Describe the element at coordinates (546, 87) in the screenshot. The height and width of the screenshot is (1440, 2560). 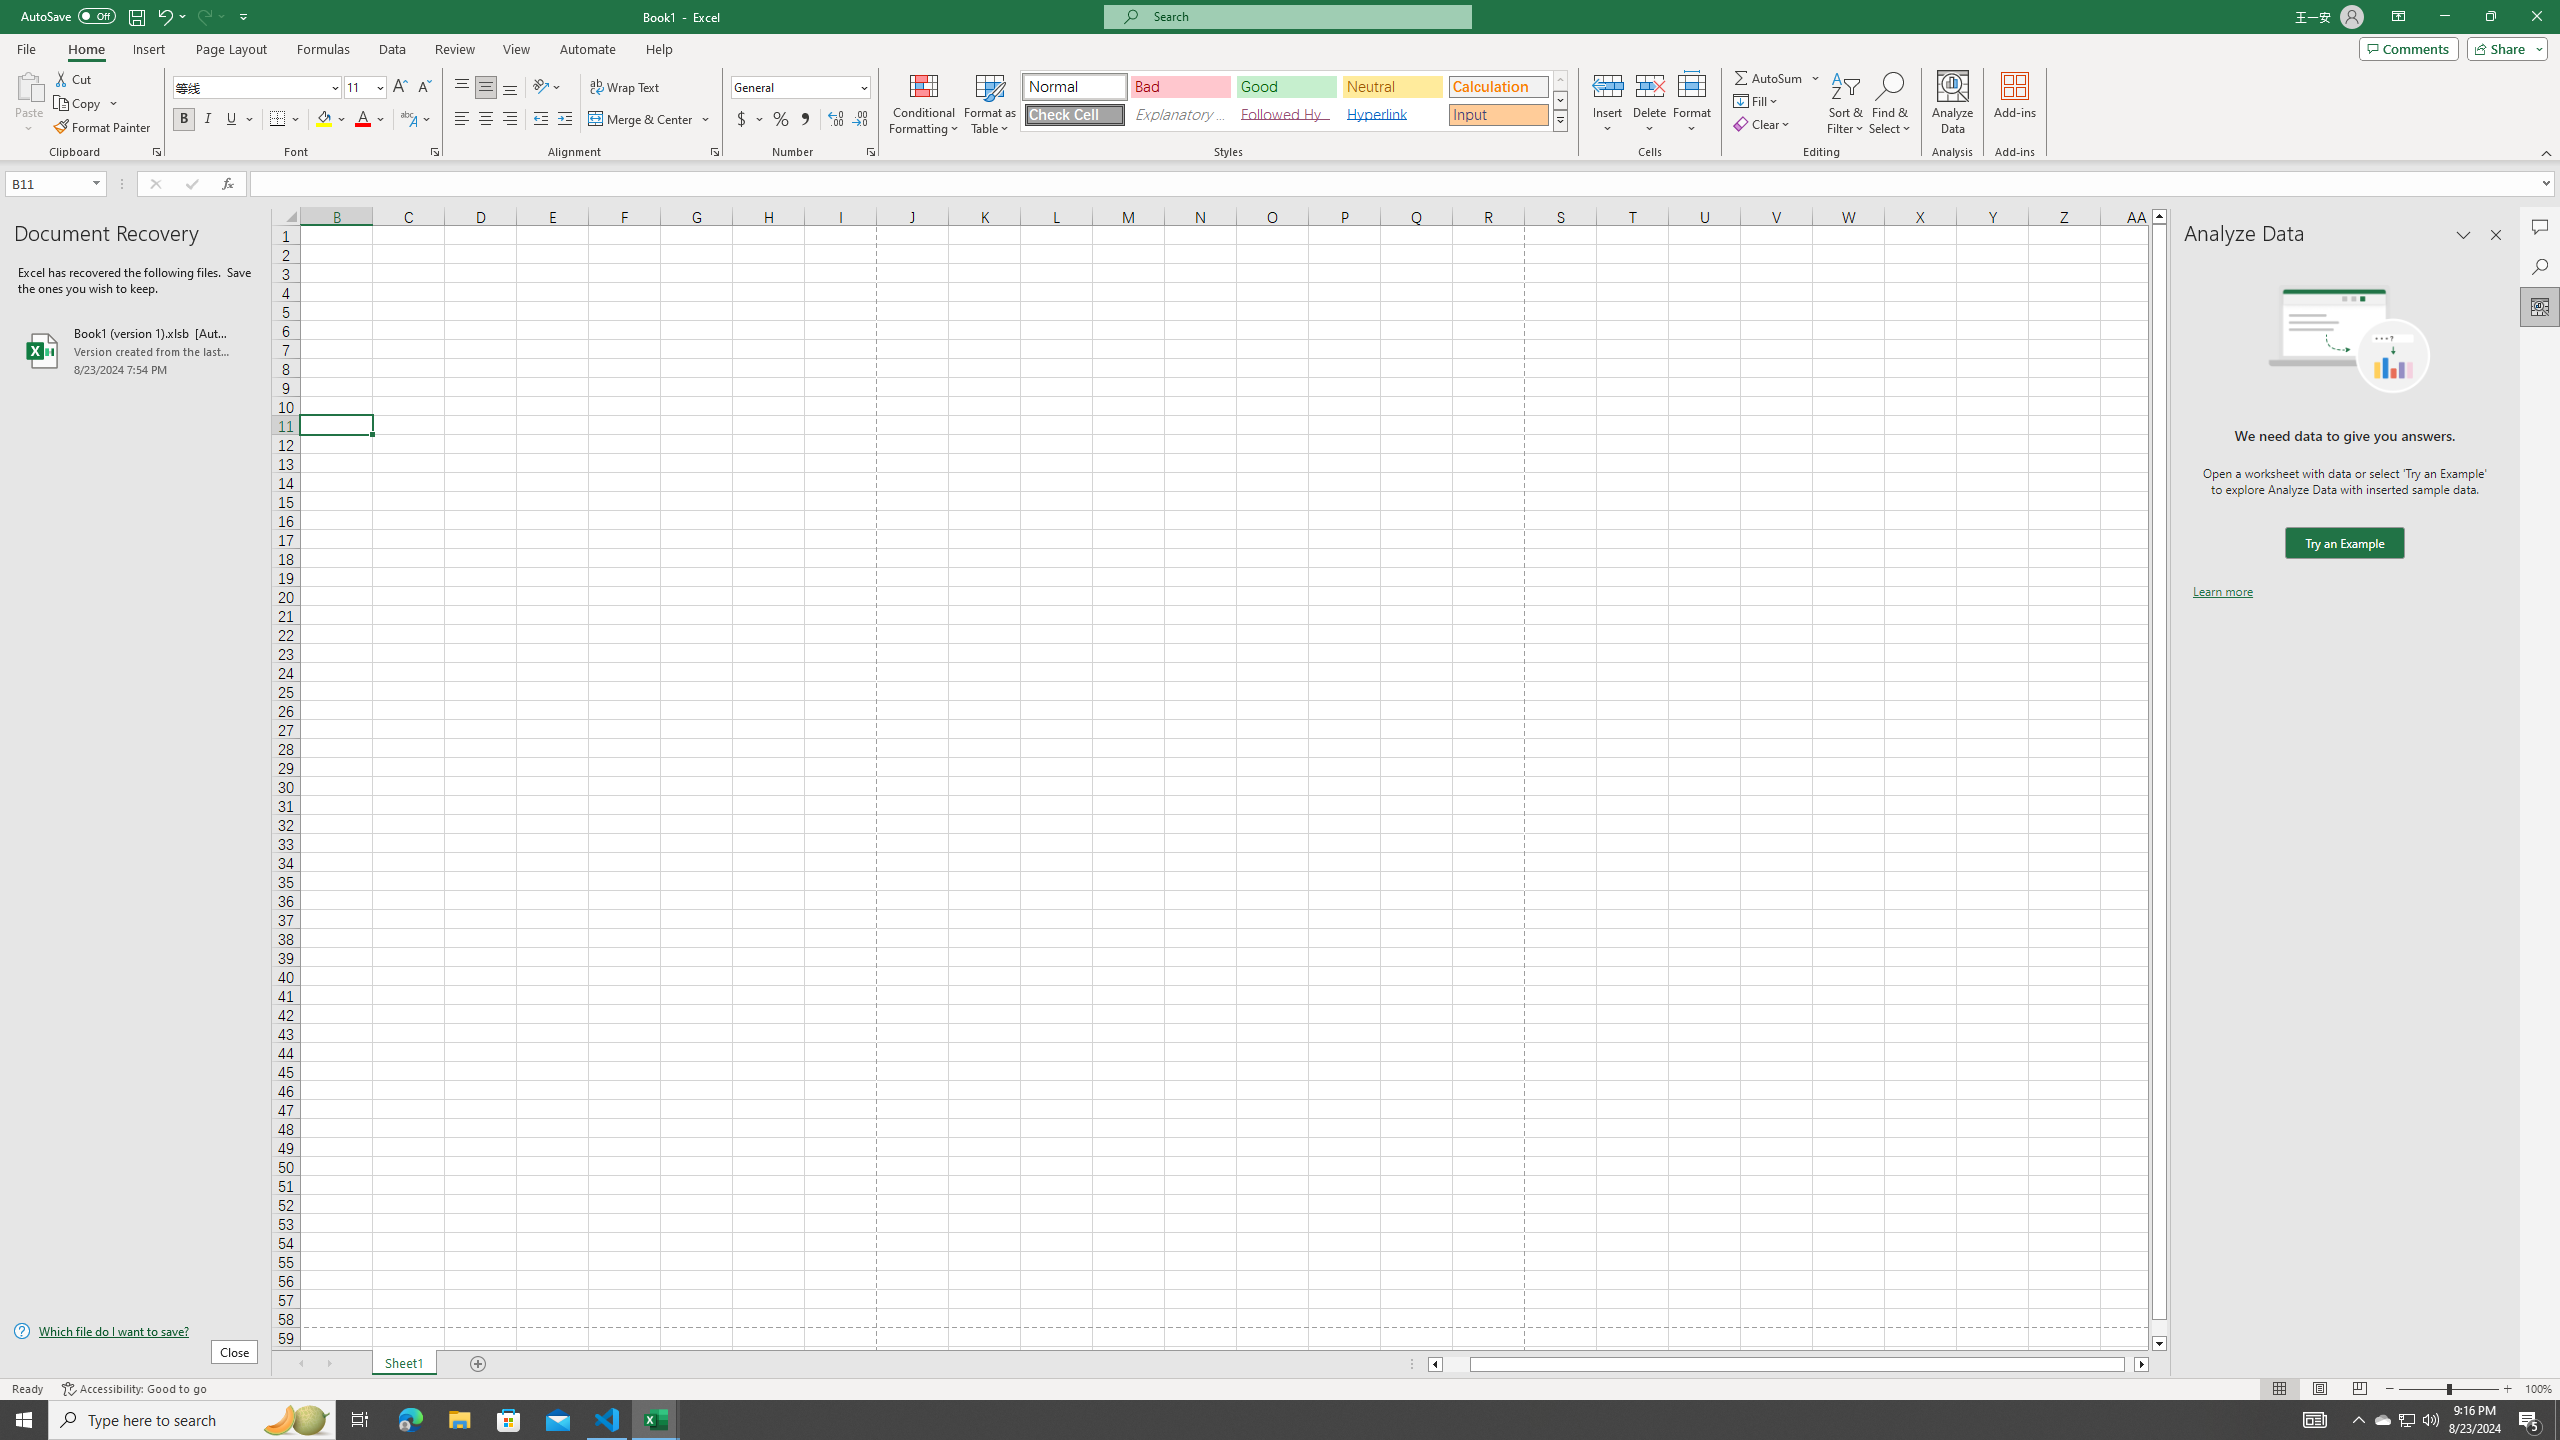
I see `'Orientation'` at that location.